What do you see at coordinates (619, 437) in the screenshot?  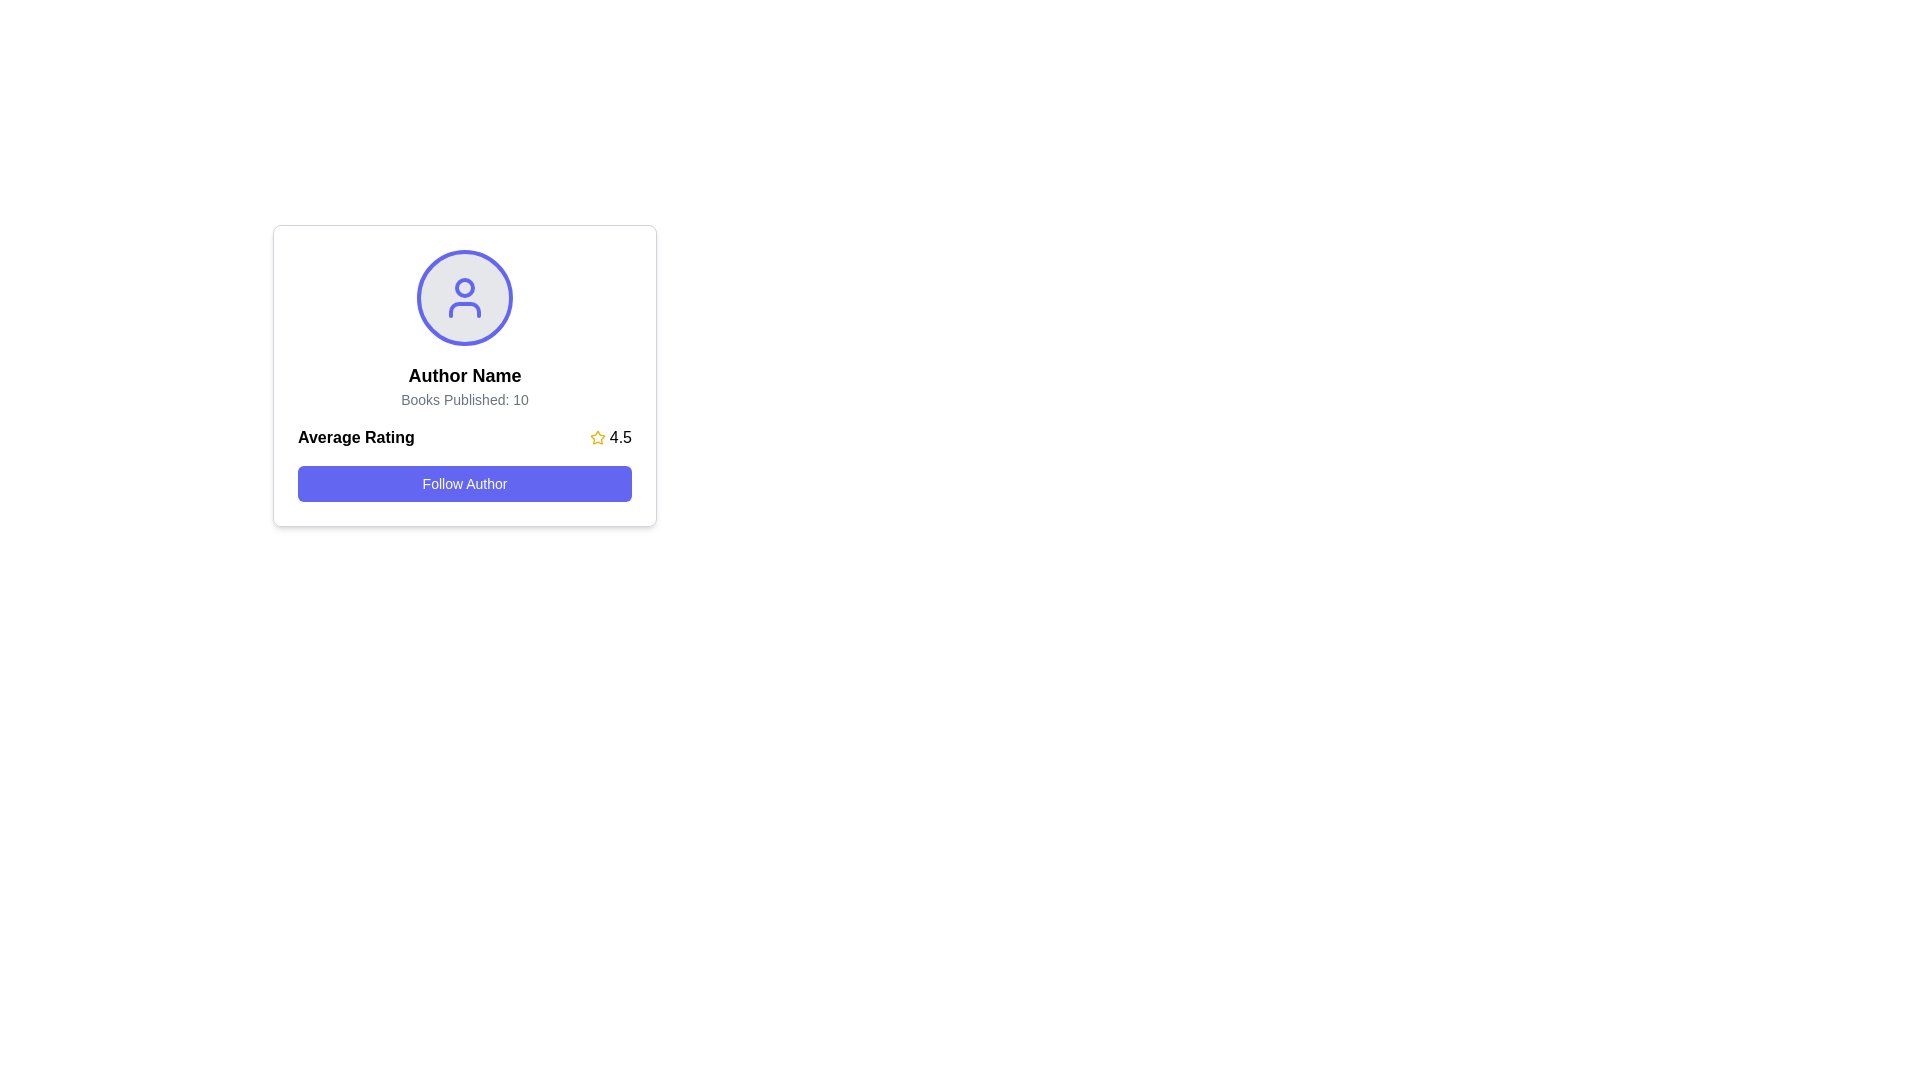 I see `the text element displaying the average rating, which is located to the right of the yellow star icon in the 'Average Rating' area` at bounding box center [619, 437].